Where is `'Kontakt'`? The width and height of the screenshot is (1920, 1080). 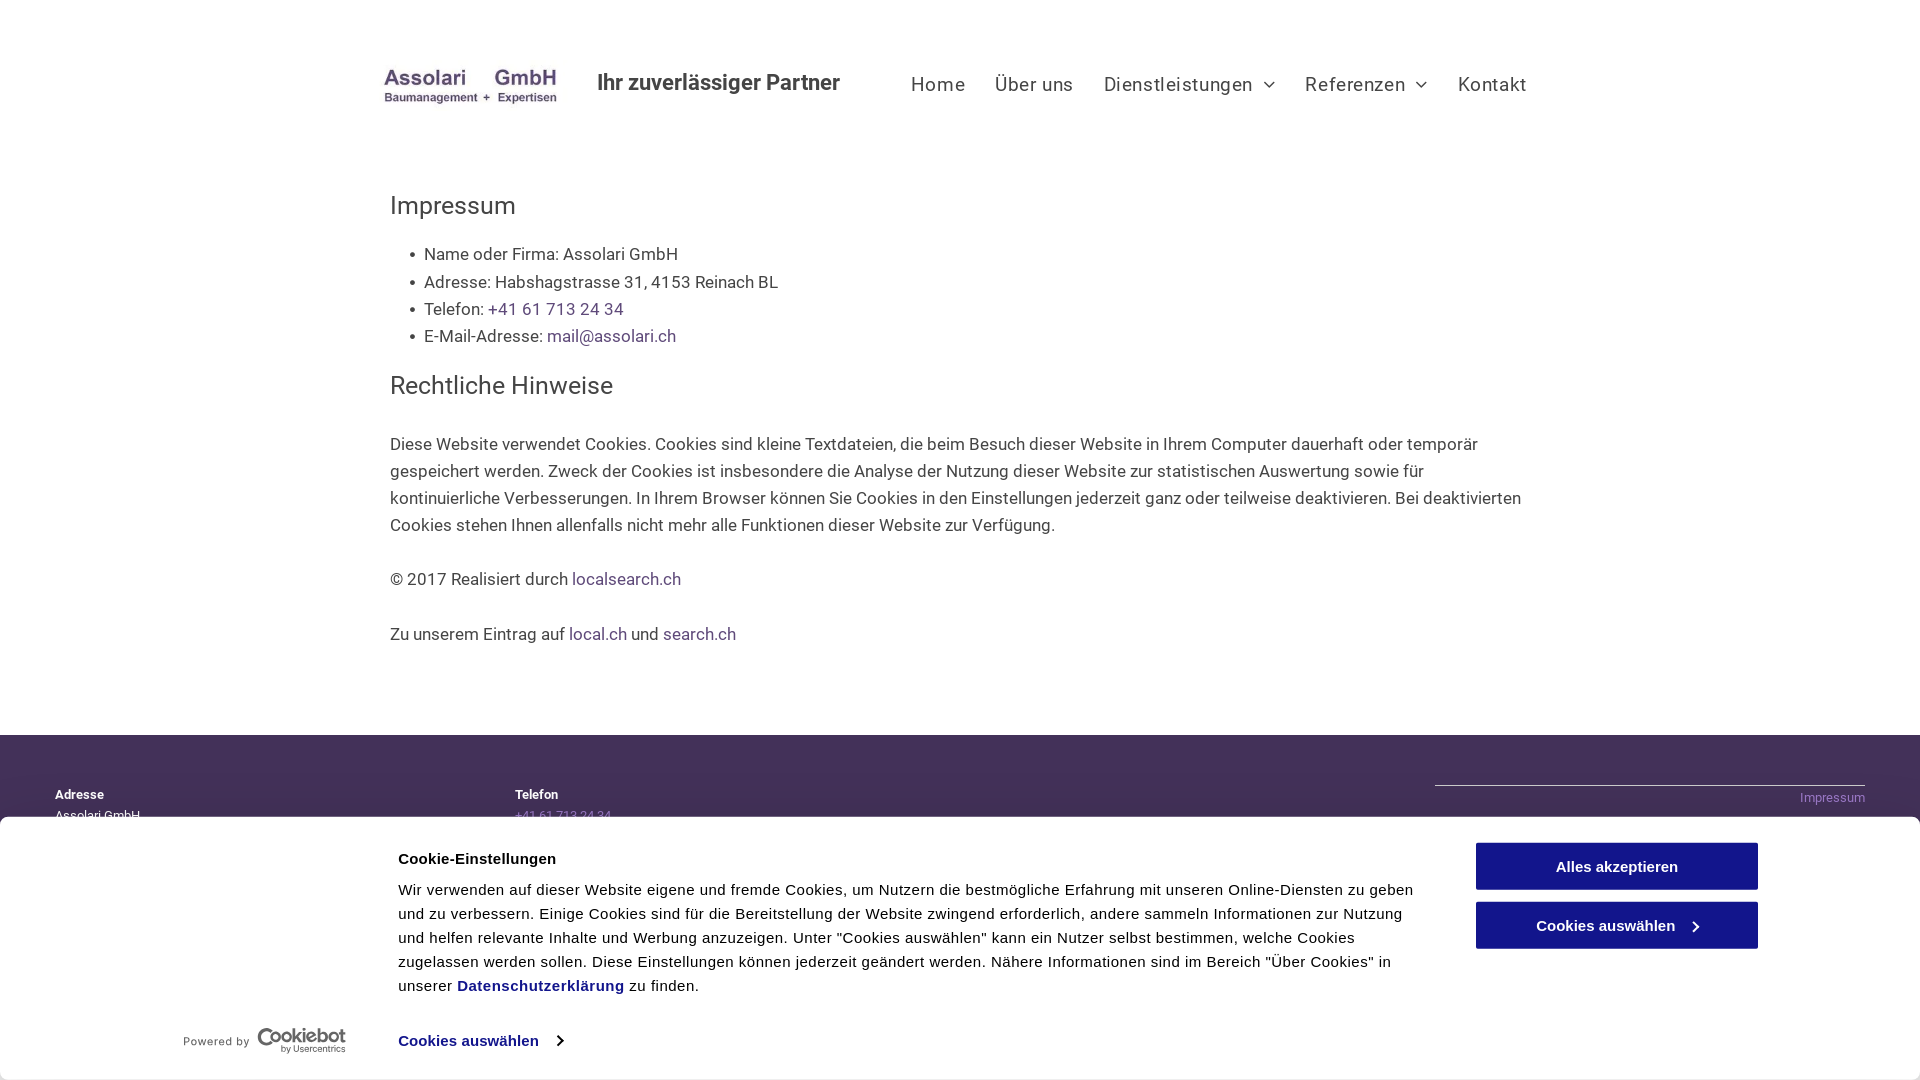 'Kontakt' is located at coordinates (1492, 83).